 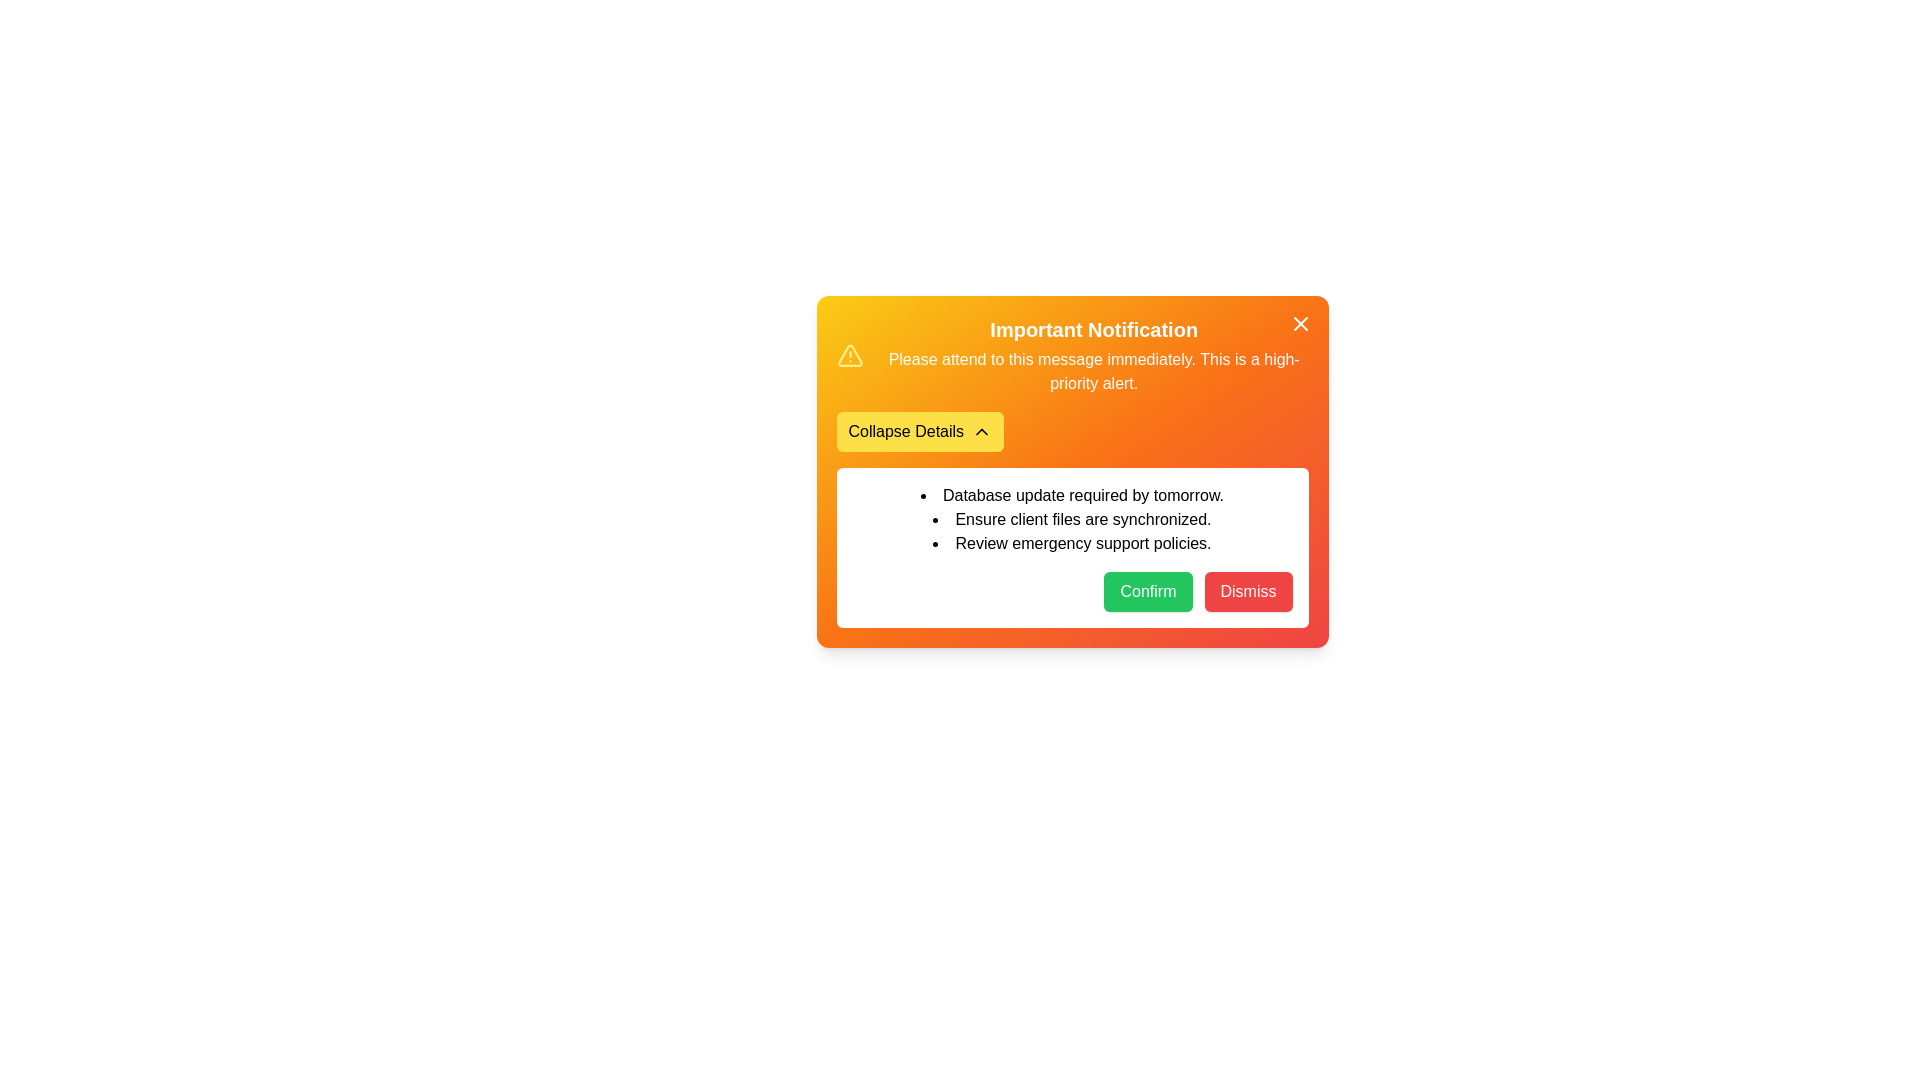 I want to click on the 'Confirm' button to acknowledge the notification, so click(x=1147, y=590).